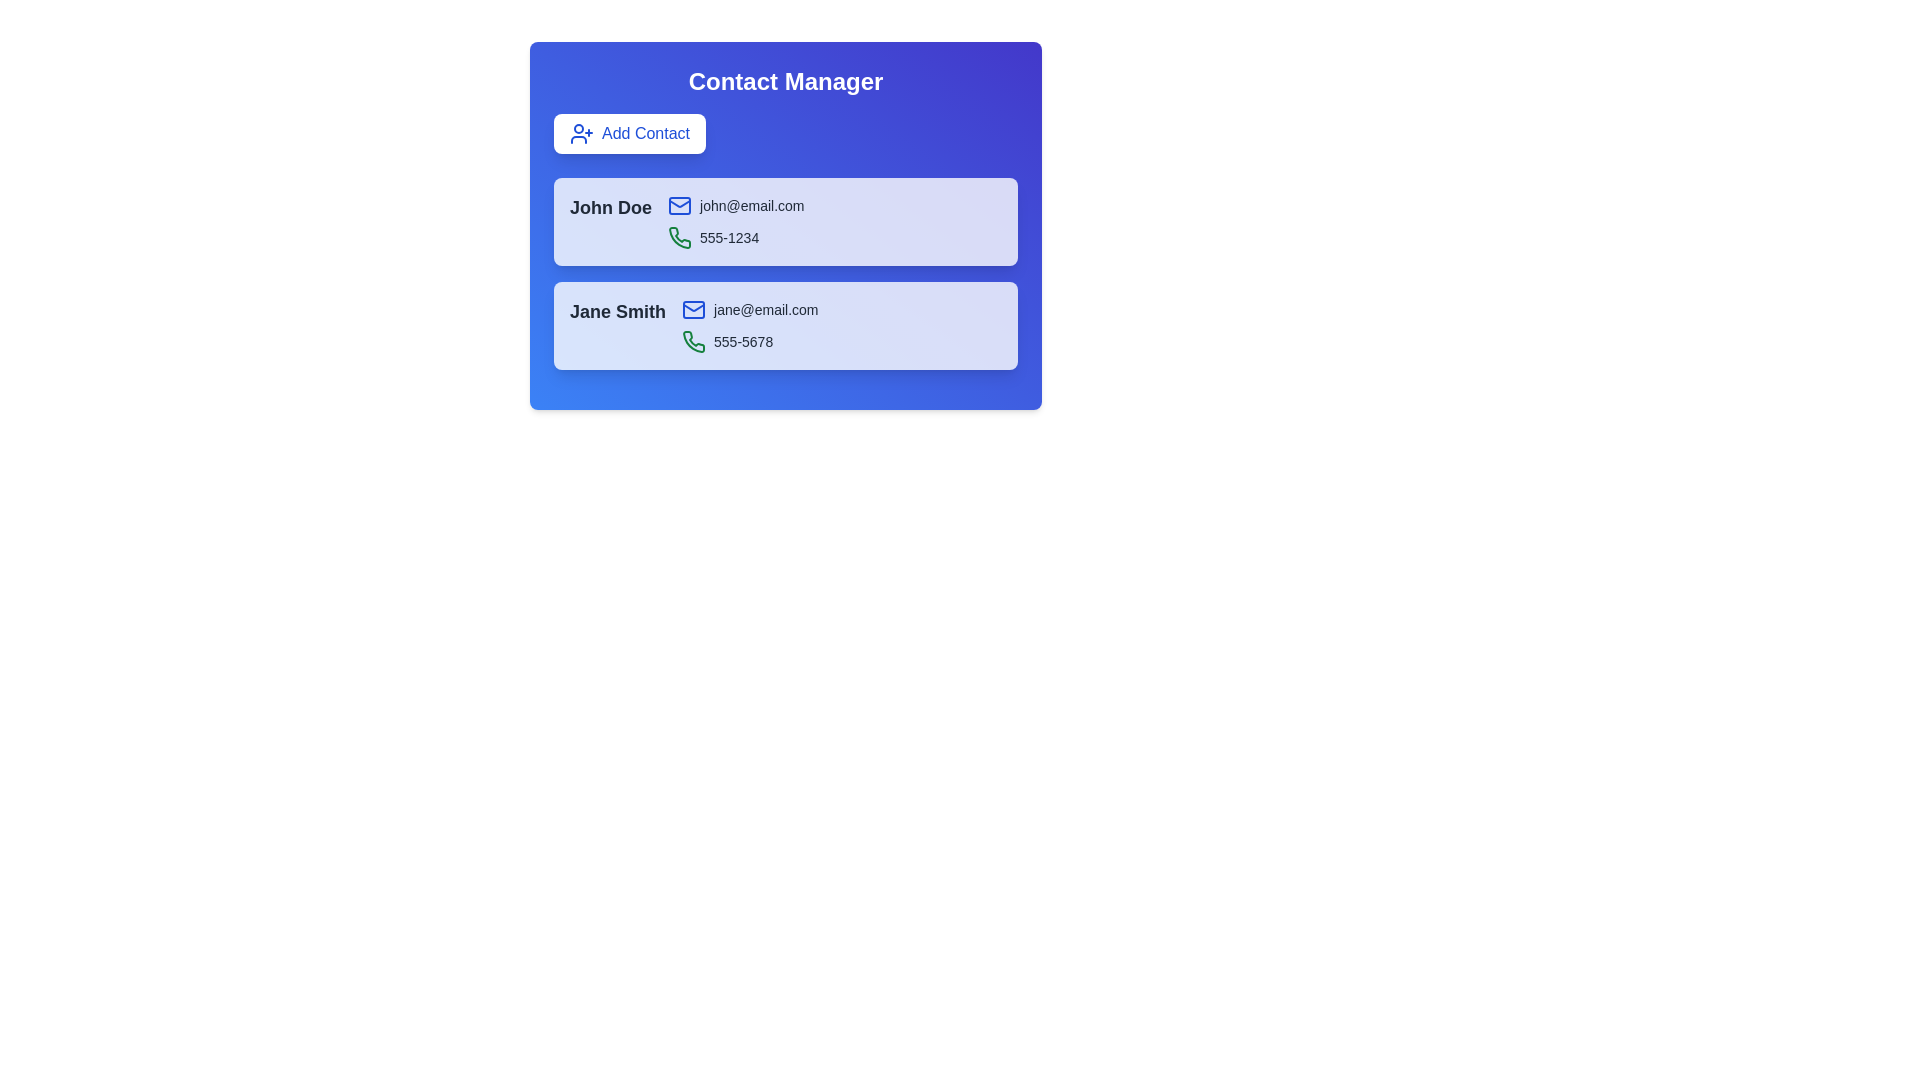 This screenshot has width=1920, height=1080. I want to click on the text of the contact card for Jane Smith, so click(569, 297).